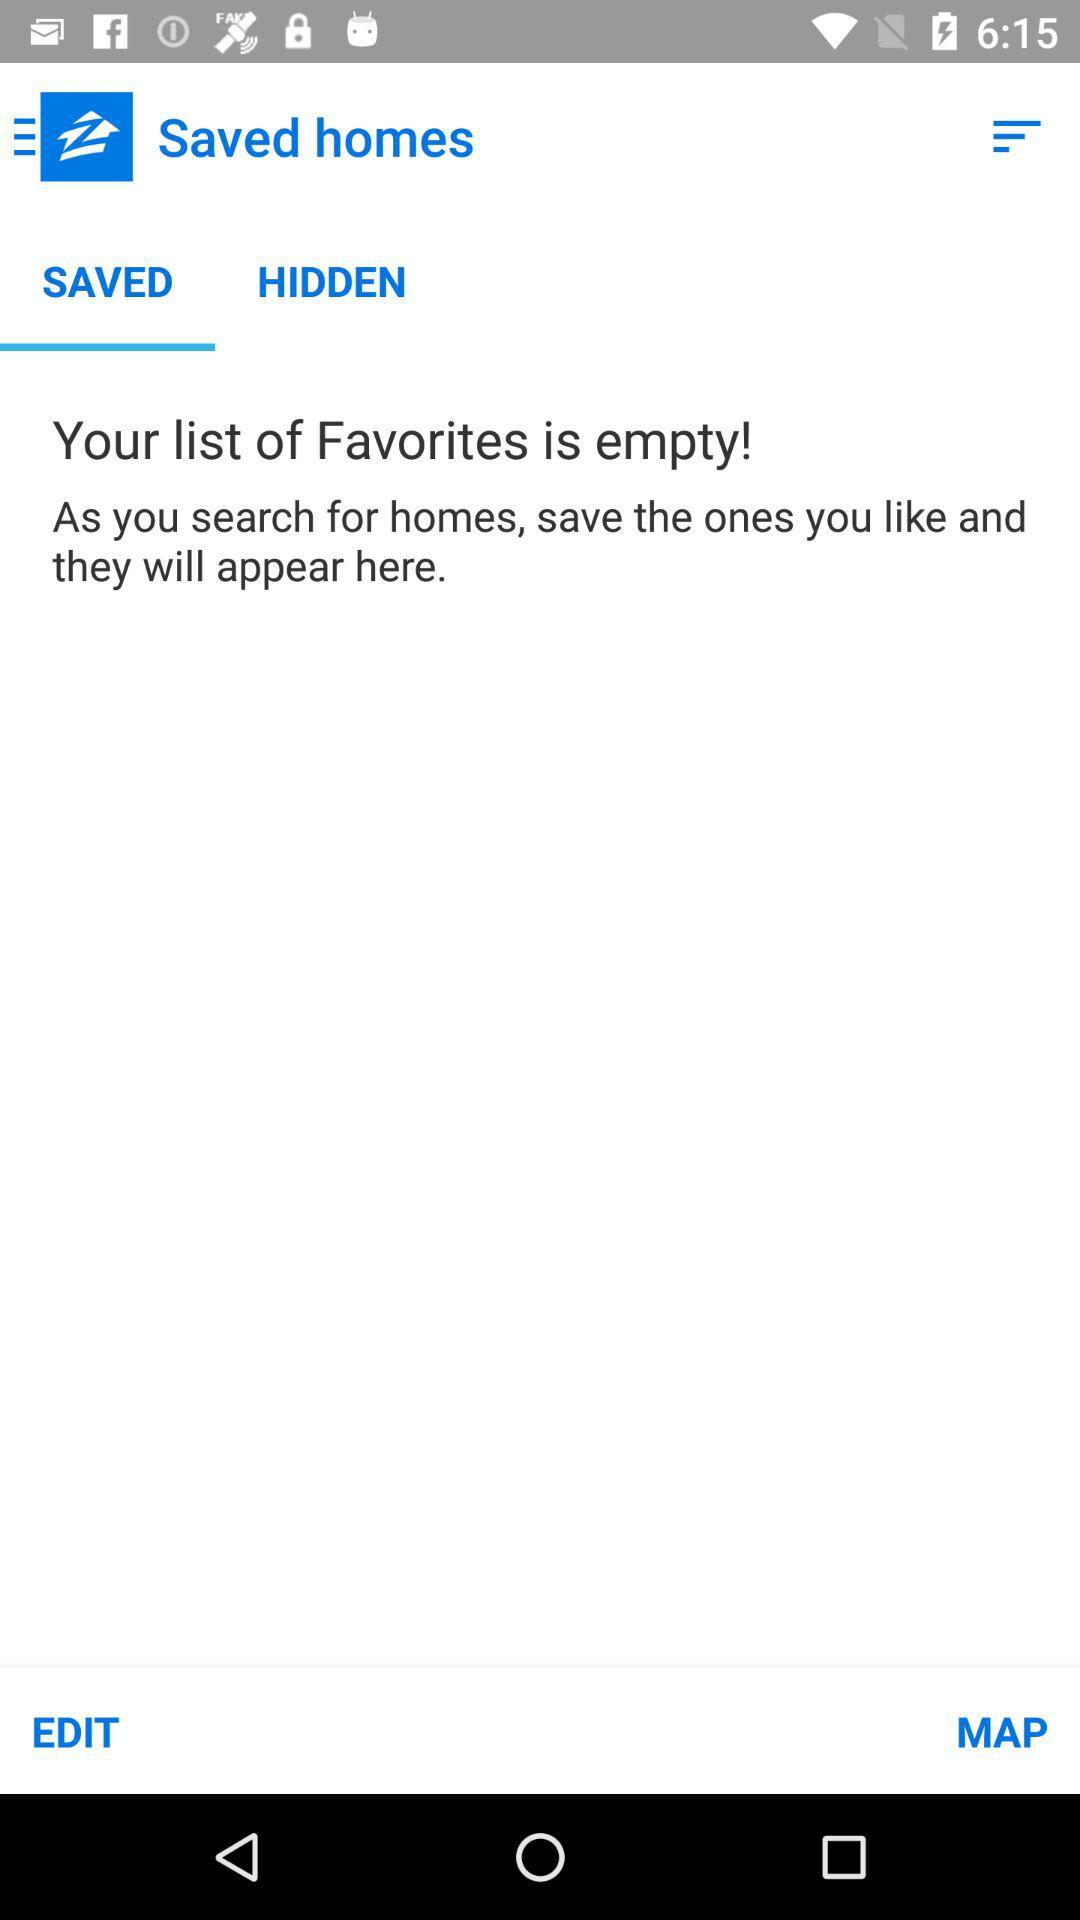  Describe the element at coordinates (270, 1730) in the screenshot. I see `edit item` at that location.